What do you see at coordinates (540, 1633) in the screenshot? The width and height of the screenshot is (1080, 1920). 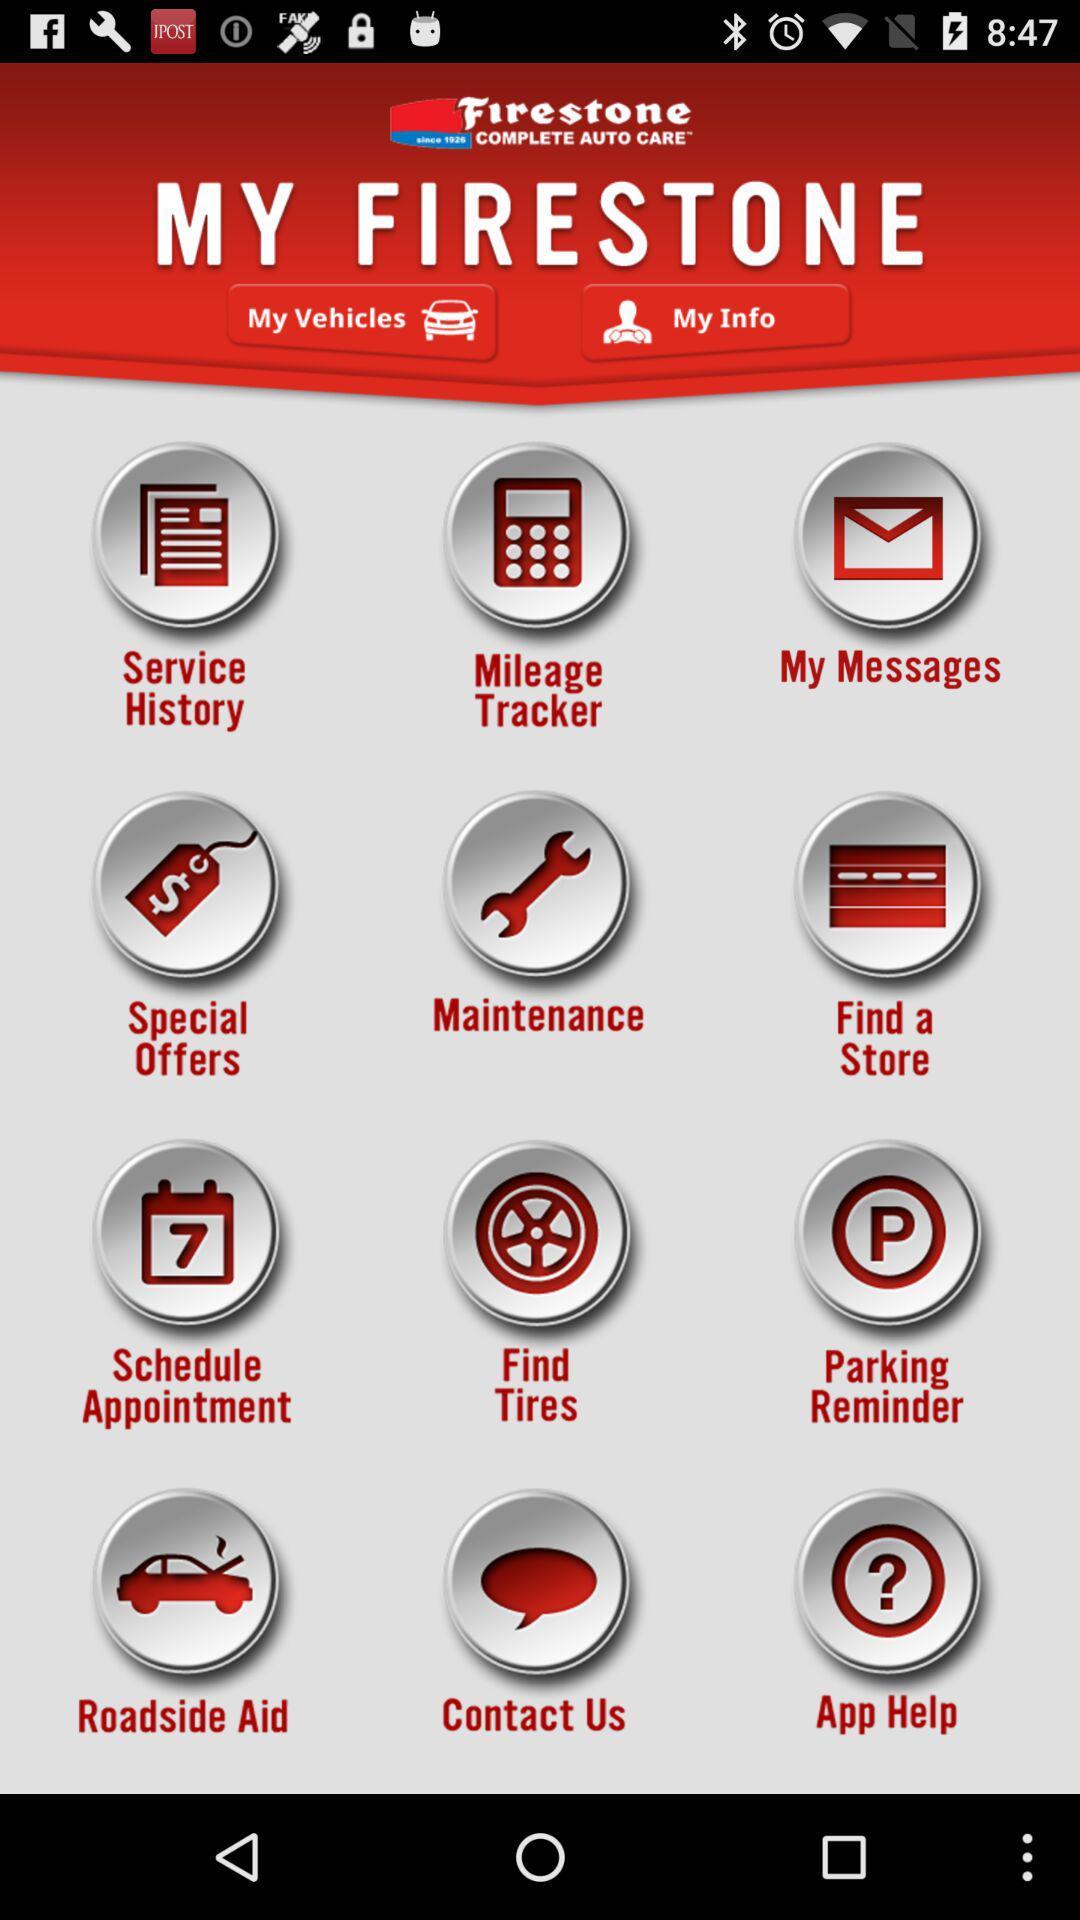 I see `contact us` at bounding box center [540, 1633].